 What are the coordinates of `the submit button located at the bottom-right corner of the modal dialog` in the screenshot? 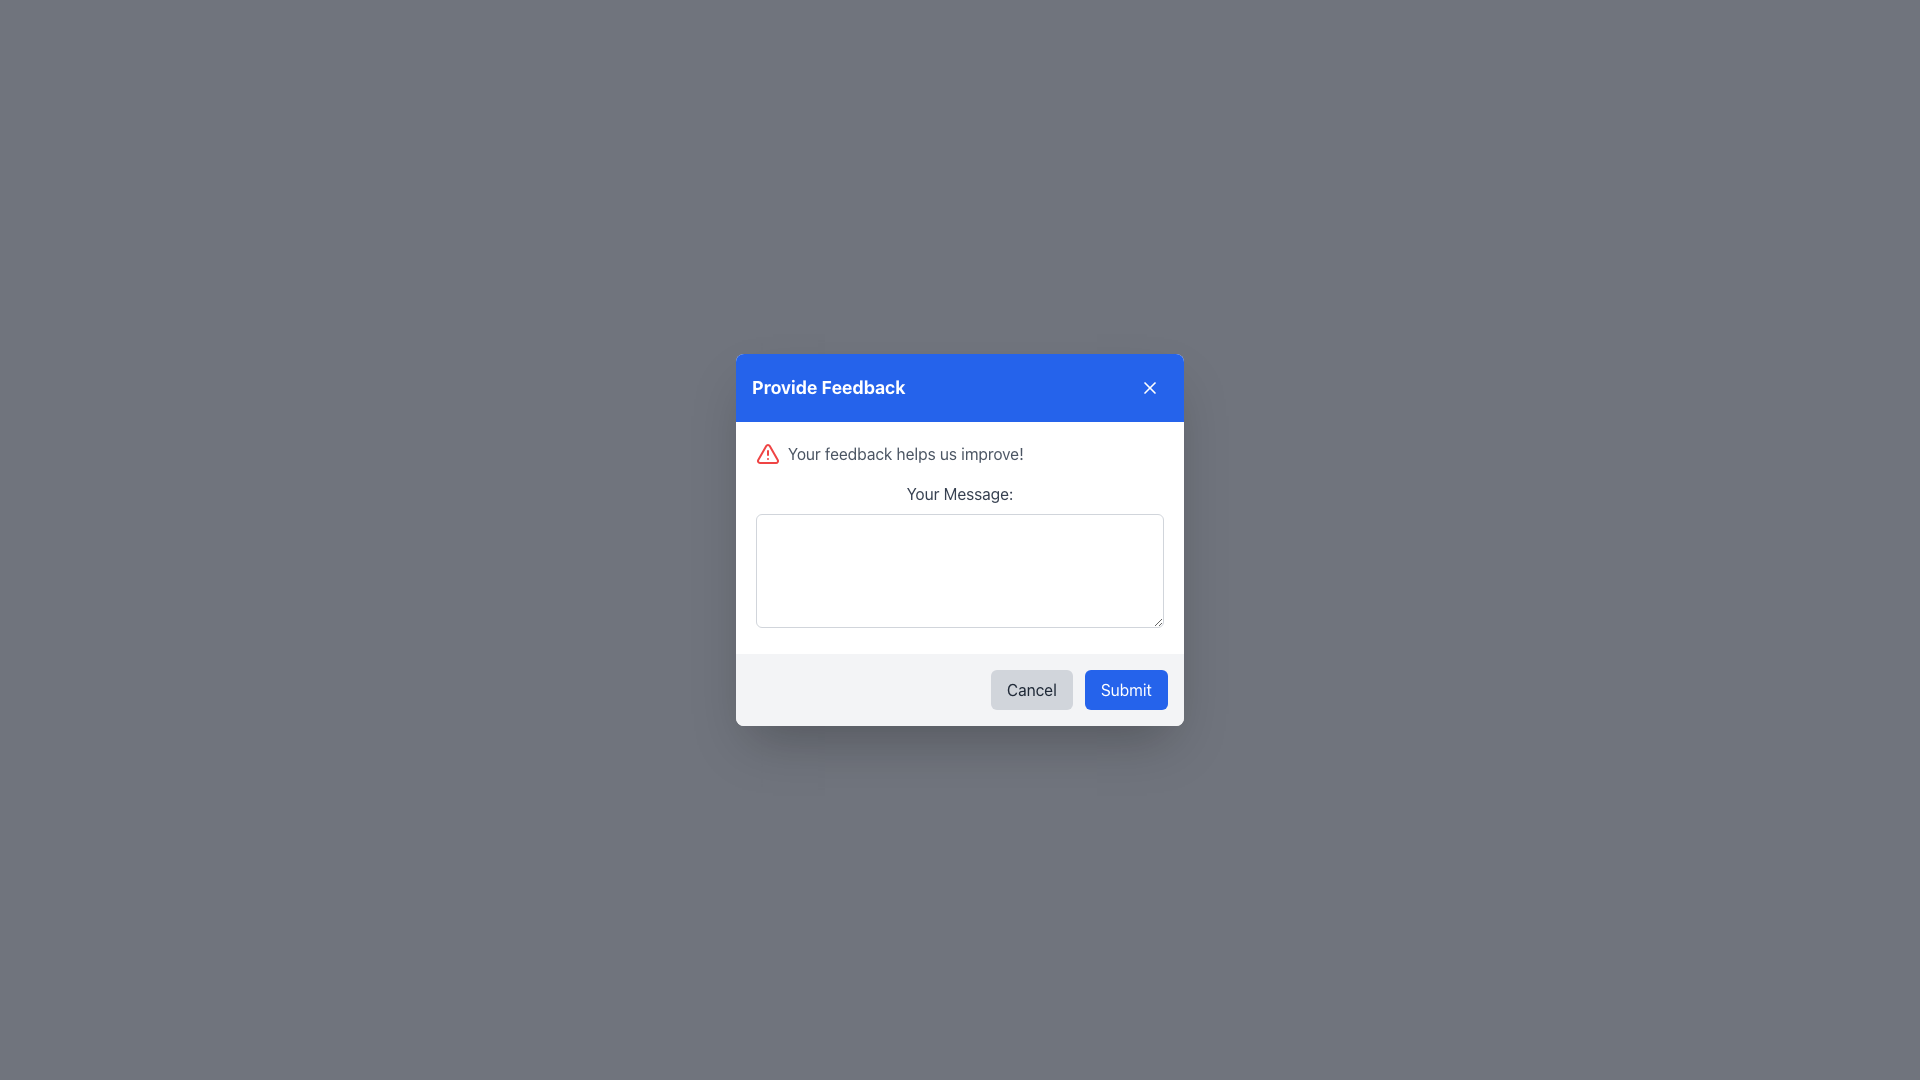 It's located at (1126, 689).